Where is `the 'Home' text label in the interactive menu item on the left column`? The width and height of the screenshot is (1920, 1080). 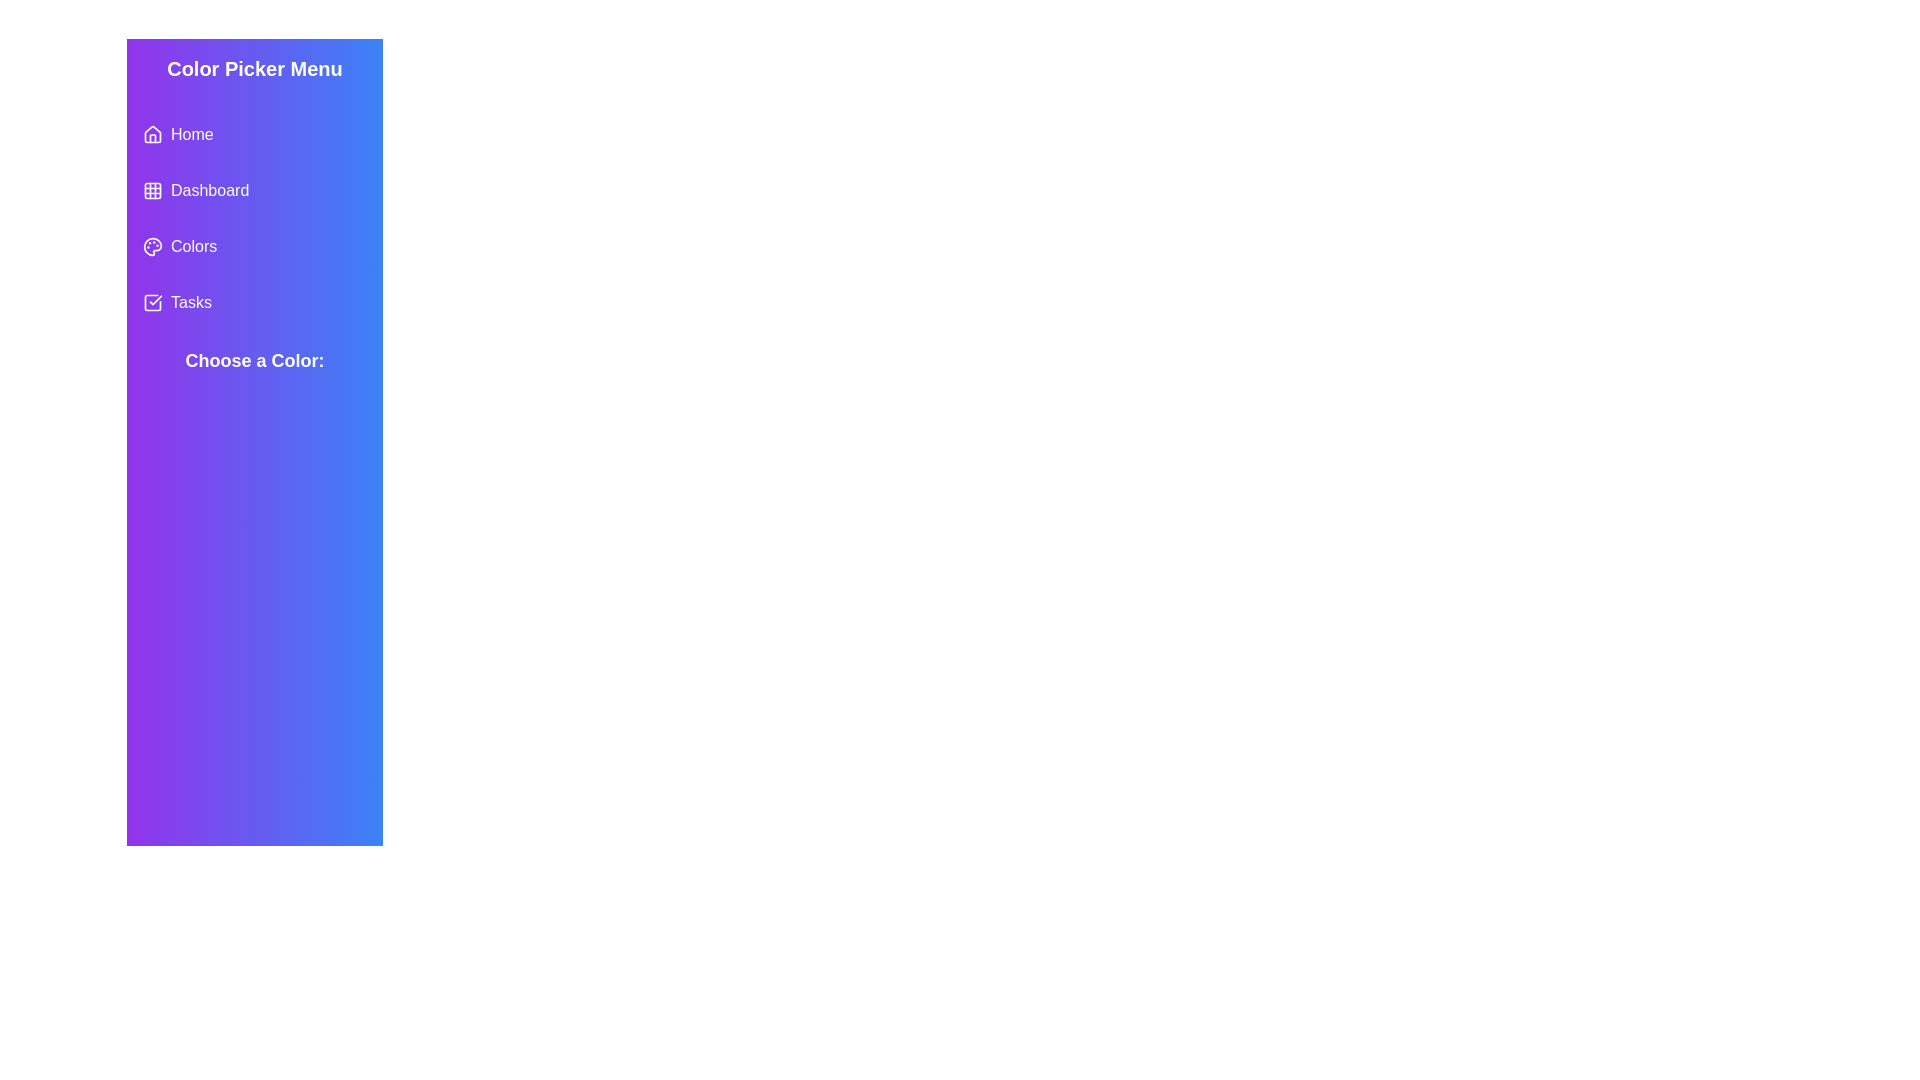
the 'Home' text label in the interactive menu item on the left column is located at coordinates (192, 135).